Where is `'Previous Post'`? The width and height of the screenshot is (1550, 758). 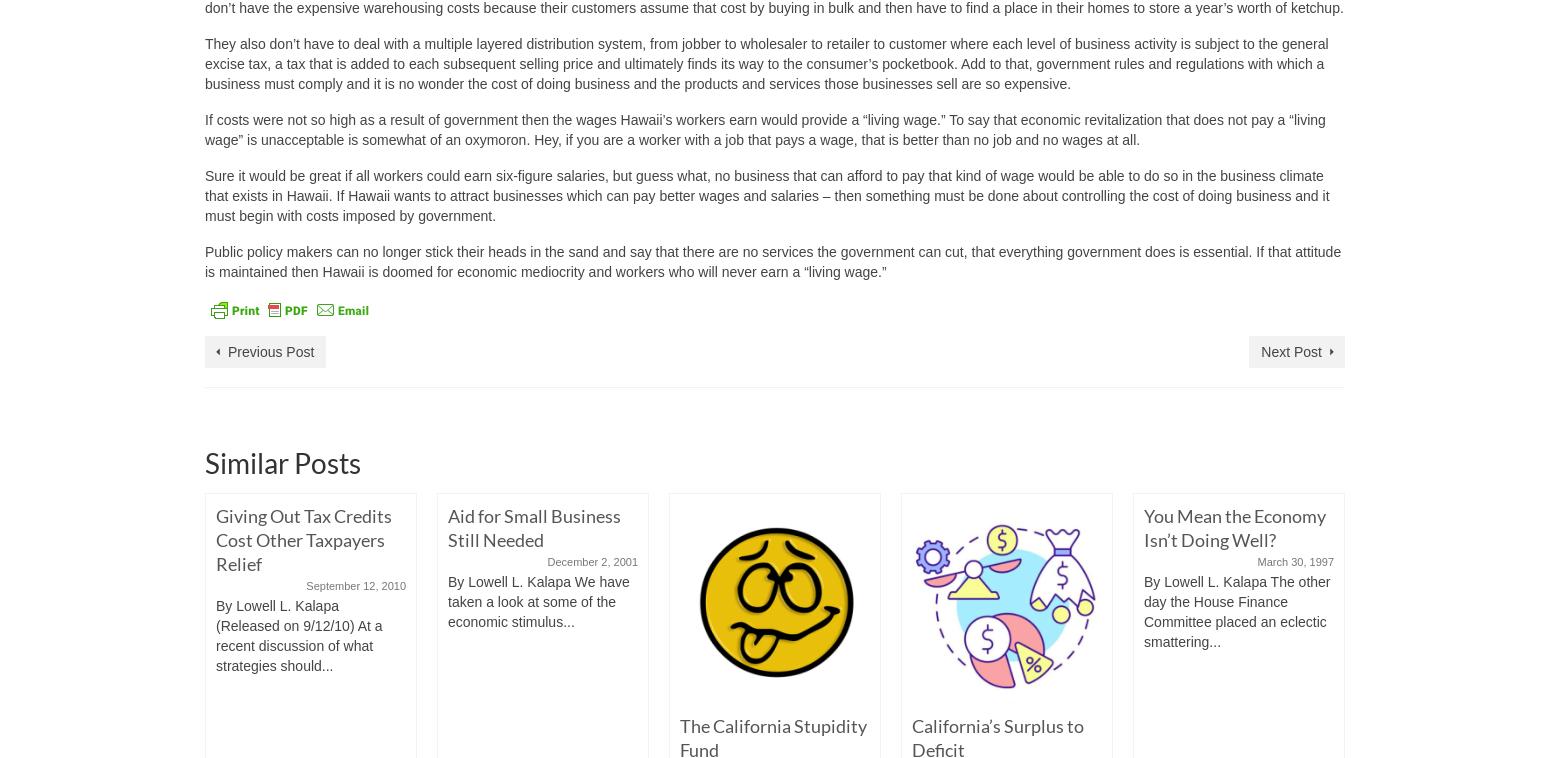
'Previous Post' is located at coordinates (270, 352).